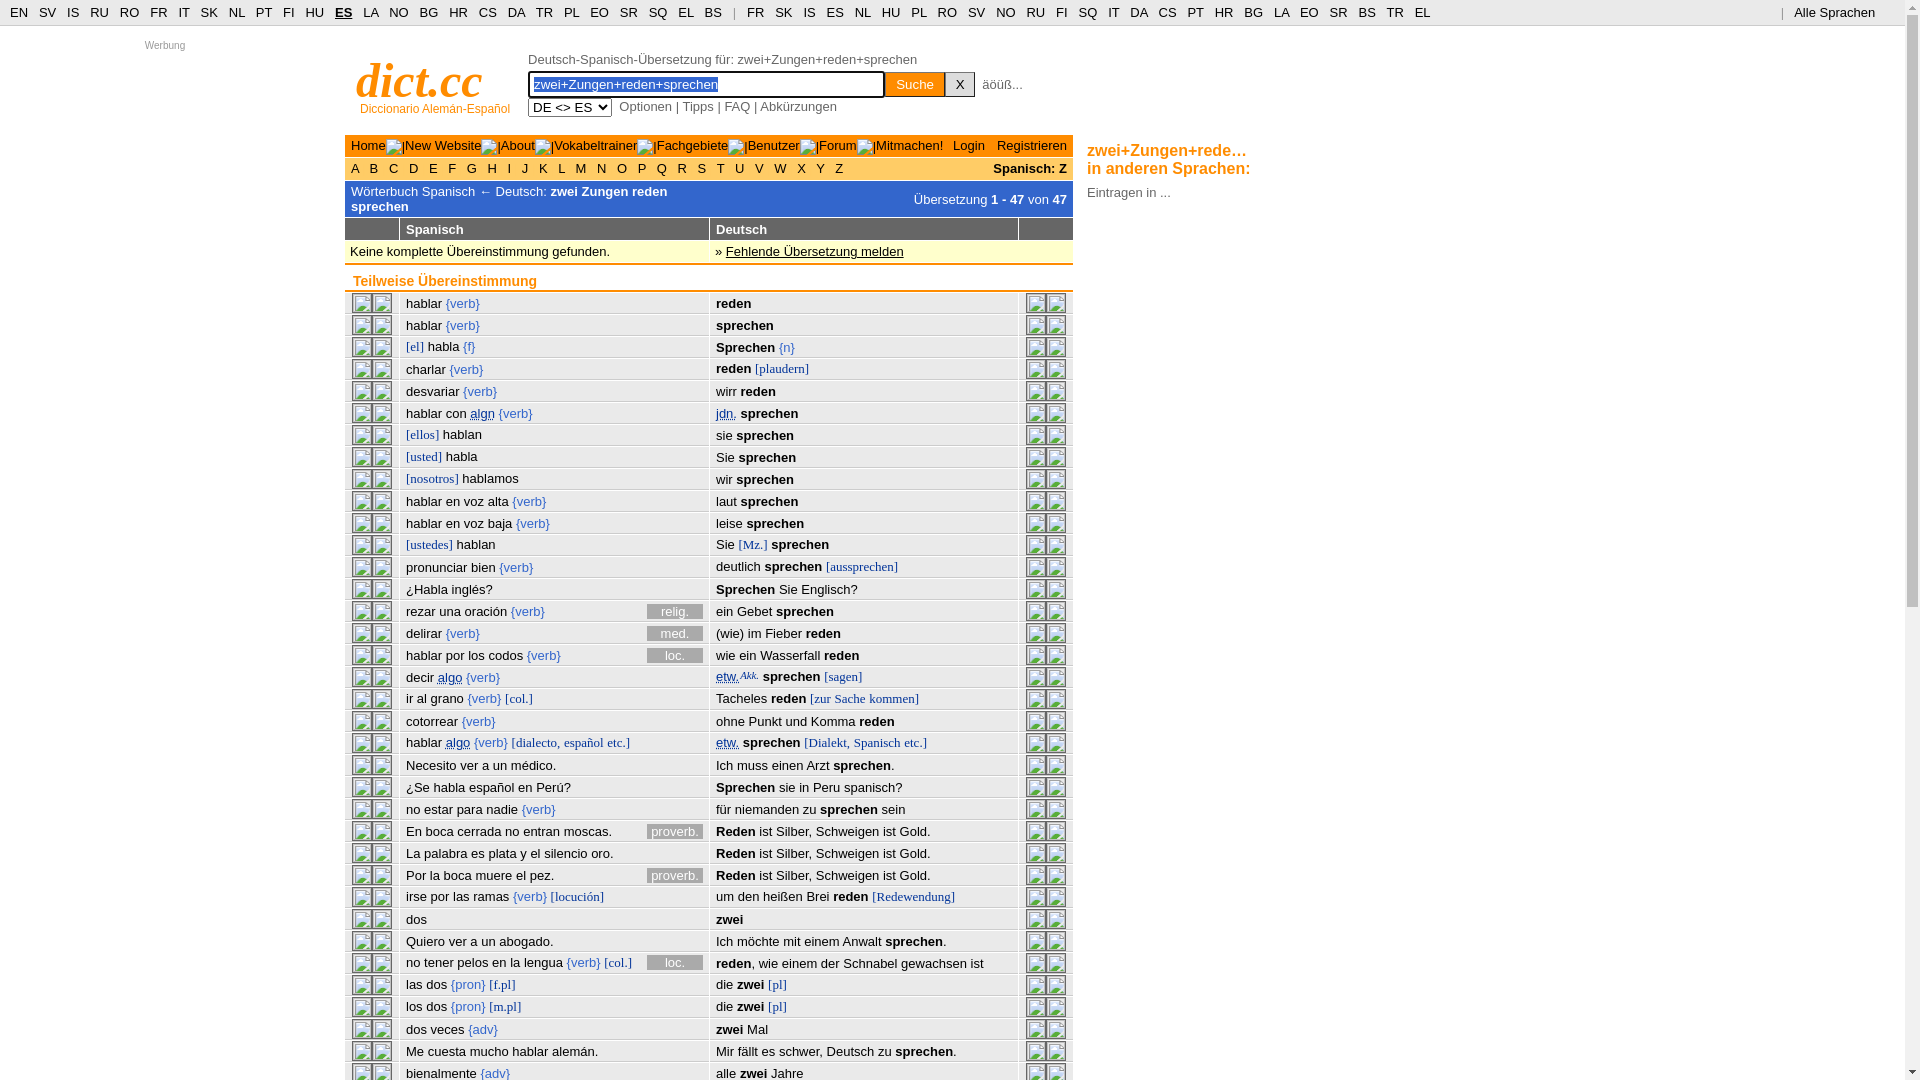 The height and width of the screenshot is (1080, 1920). Describe the element at coordinates (457, 742) in the screenshot. I see `'algo'` at that location.